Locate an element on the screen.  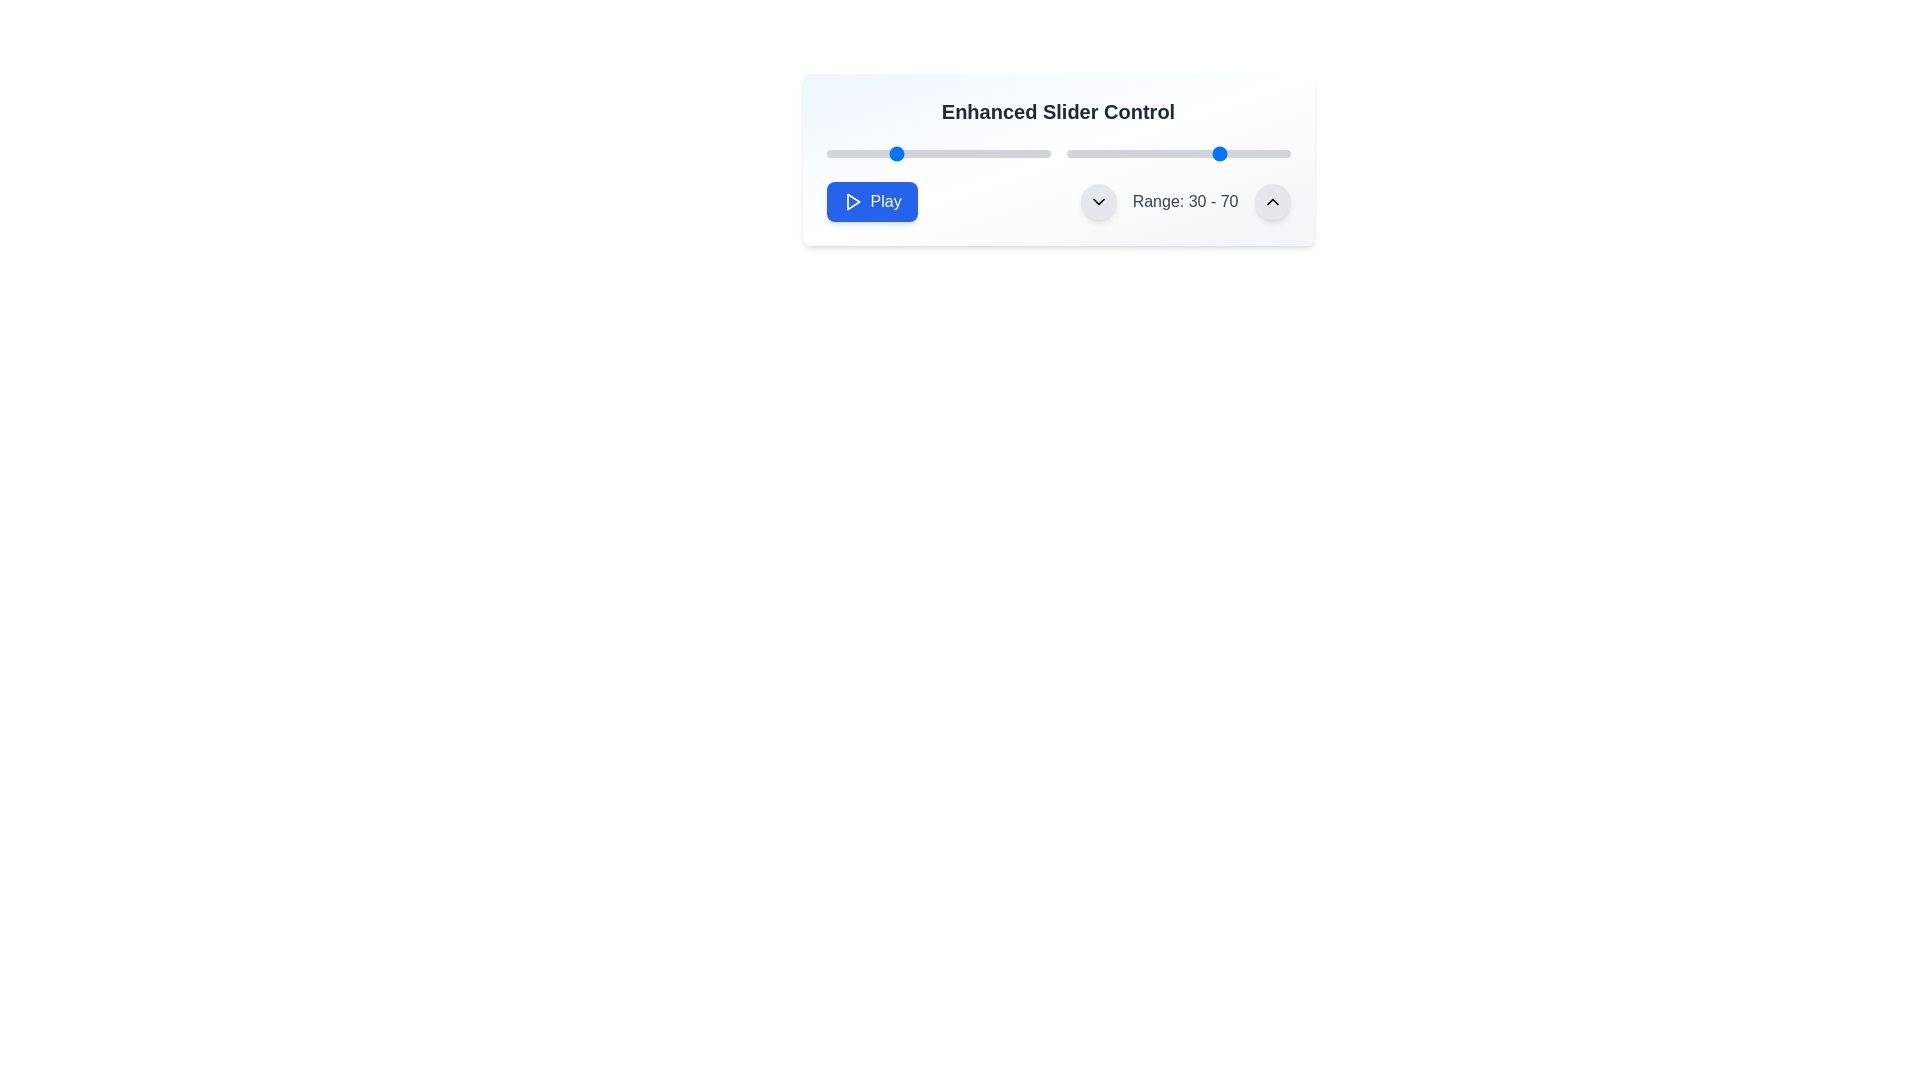
the slider is located at coordinates (1030, 153).